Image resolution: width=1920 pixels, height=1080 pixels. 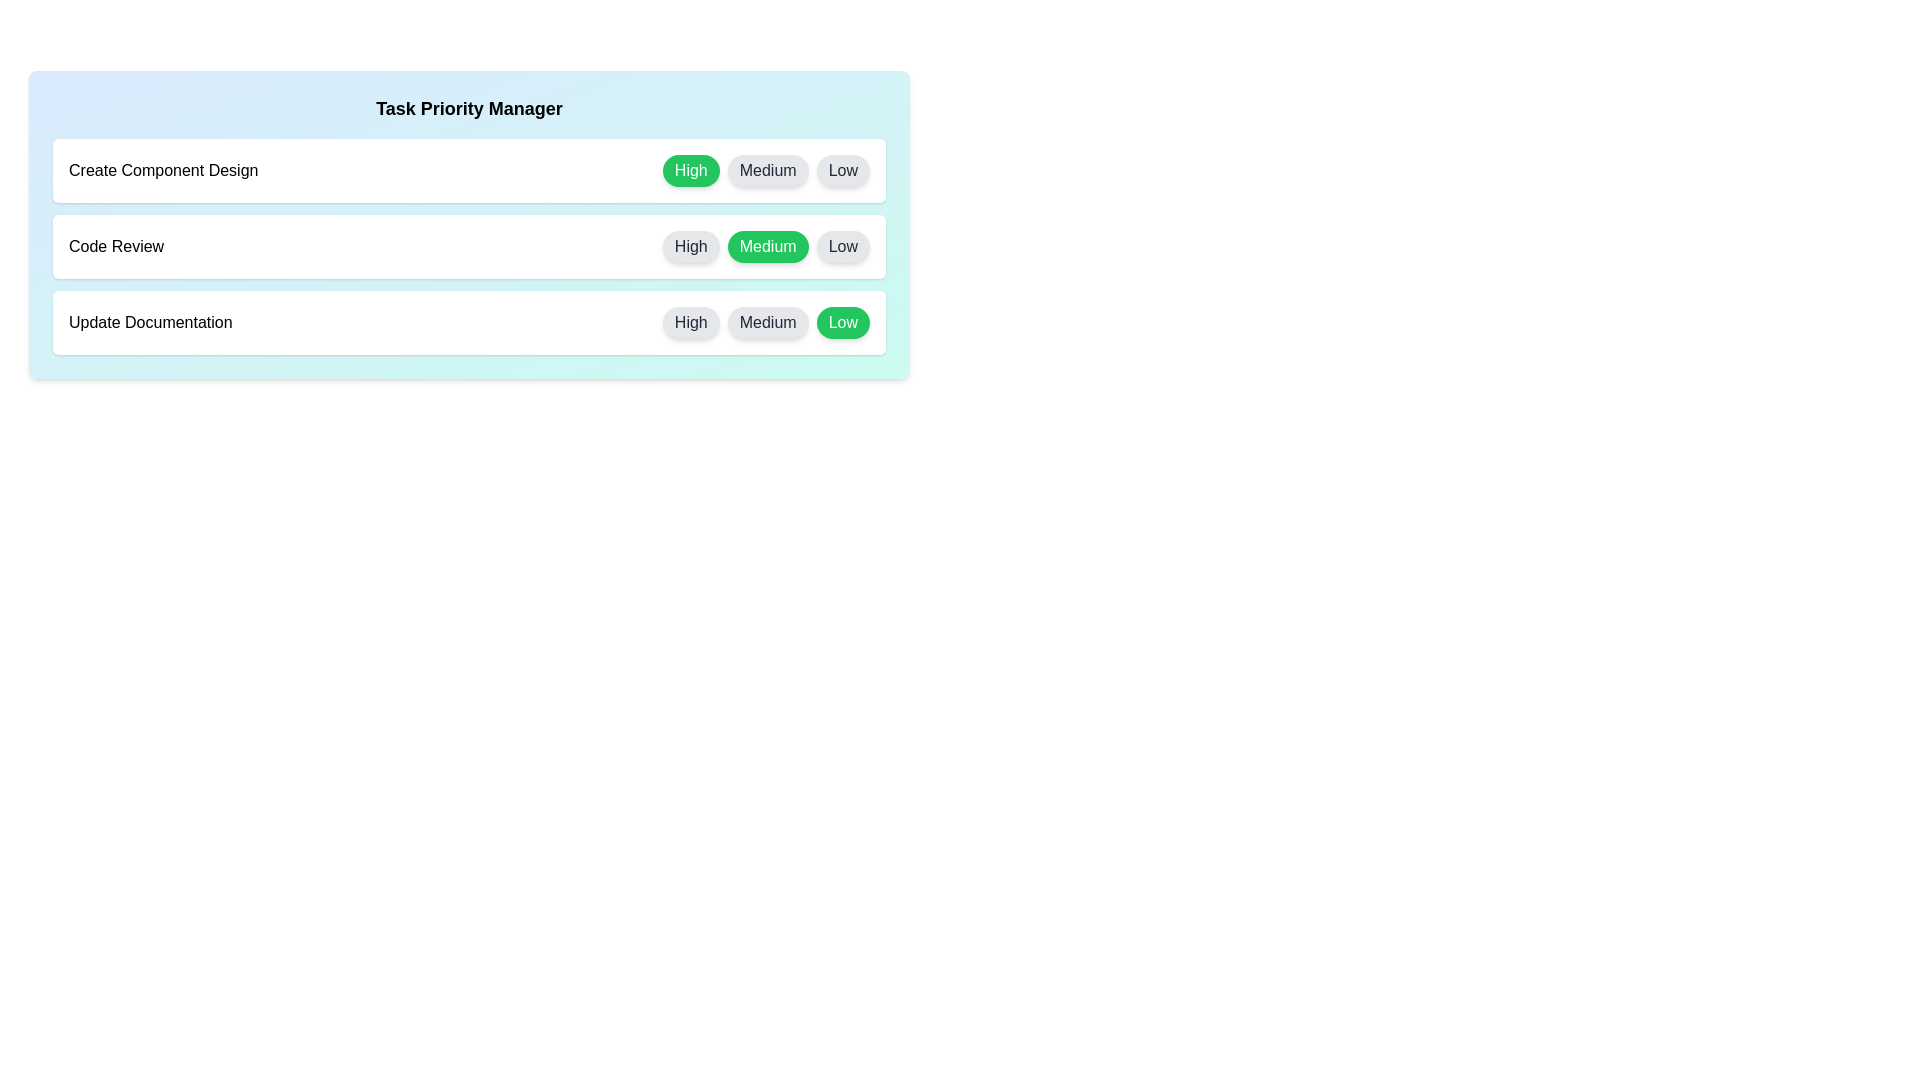 What do you see at coordinates (843, 169) in the screenshot?
I see `the Low button for the task 'Create Component Design' to set its priority` at bounding box center [843, 169].